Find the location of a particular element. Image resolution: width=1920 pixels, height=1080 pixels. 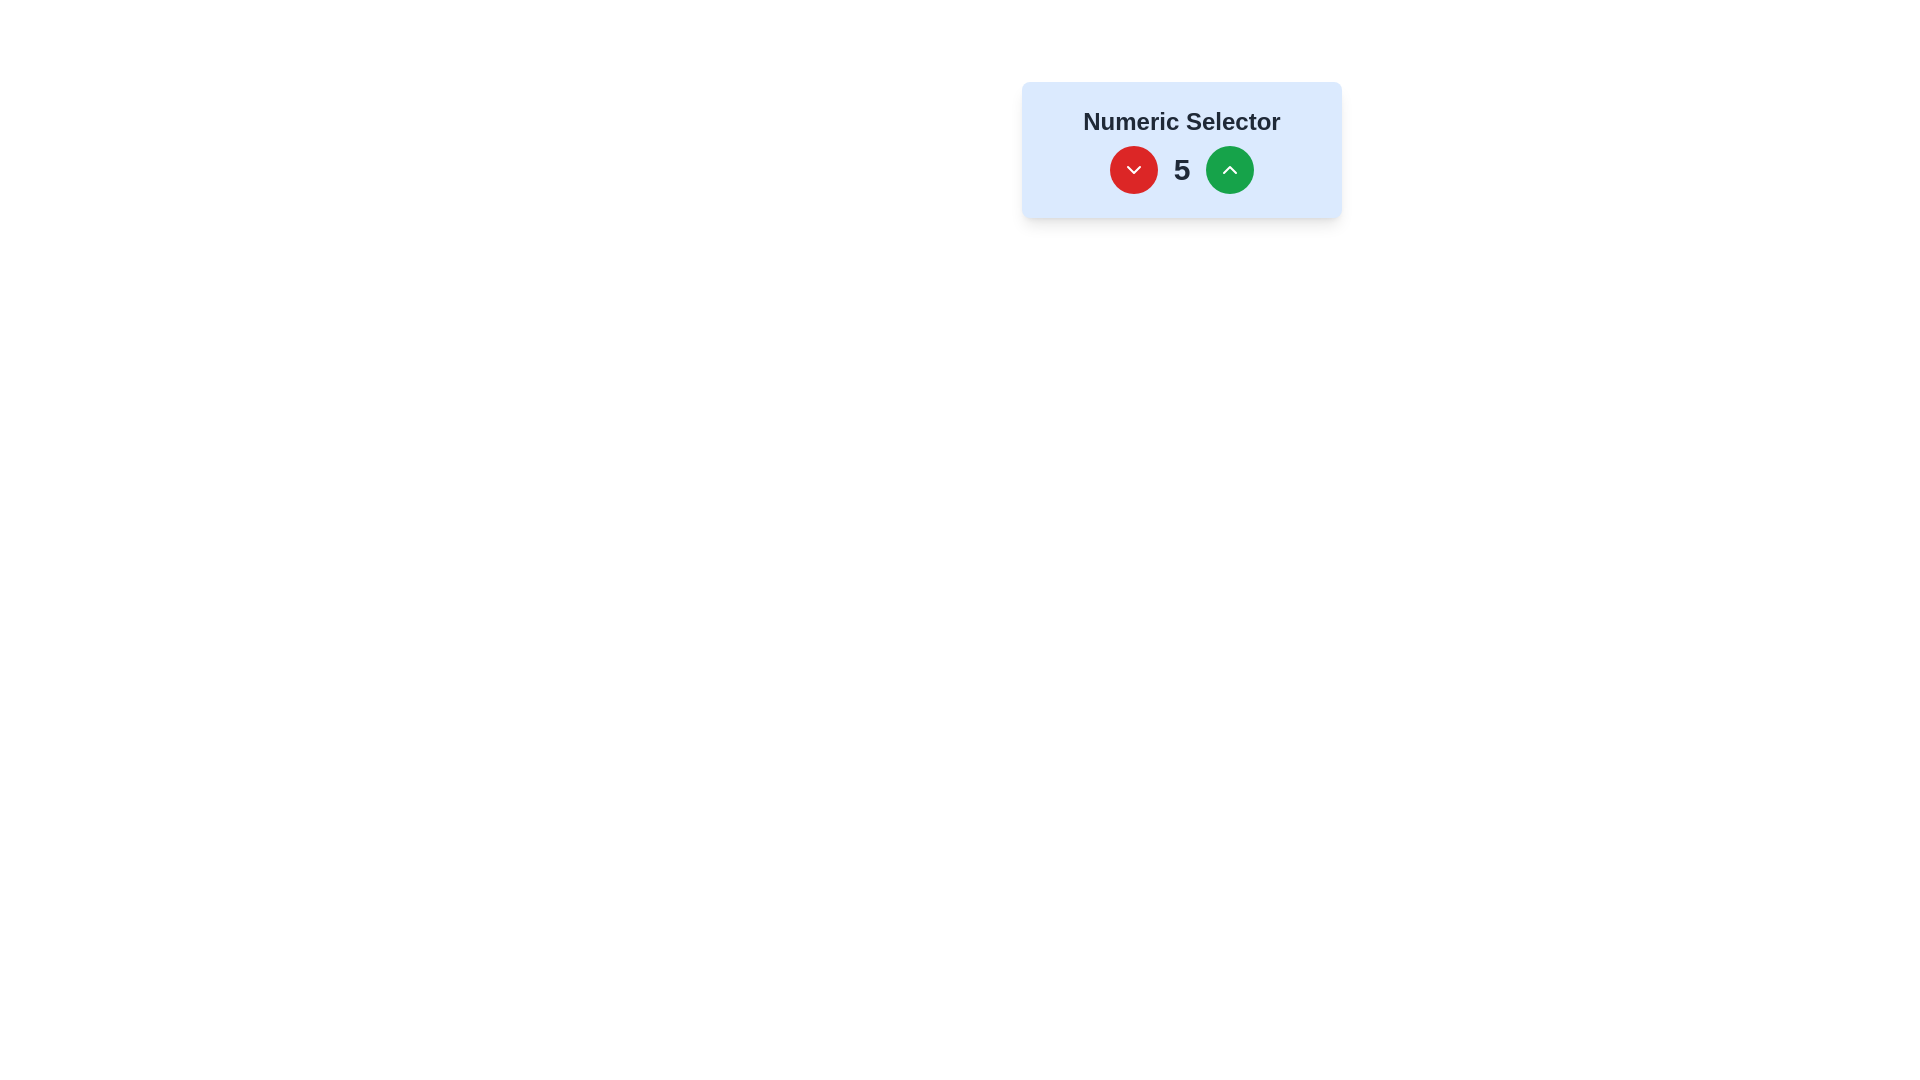

the increment button located on the rightmost side of the numeric selection component, next to the red circular button and the number '5', to change its color is located at coordinates (1229, 168).